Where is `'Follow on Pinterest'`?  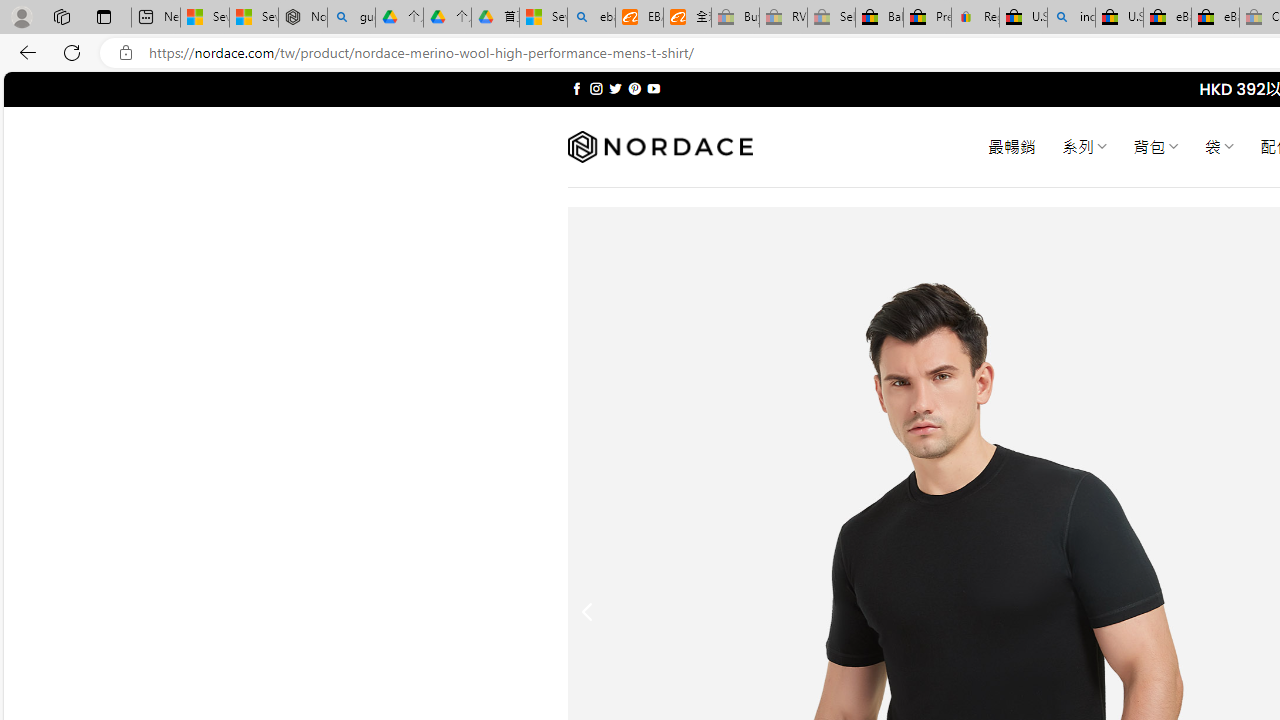
'Follow on Pinterest' is located at coordinates (633, 88).